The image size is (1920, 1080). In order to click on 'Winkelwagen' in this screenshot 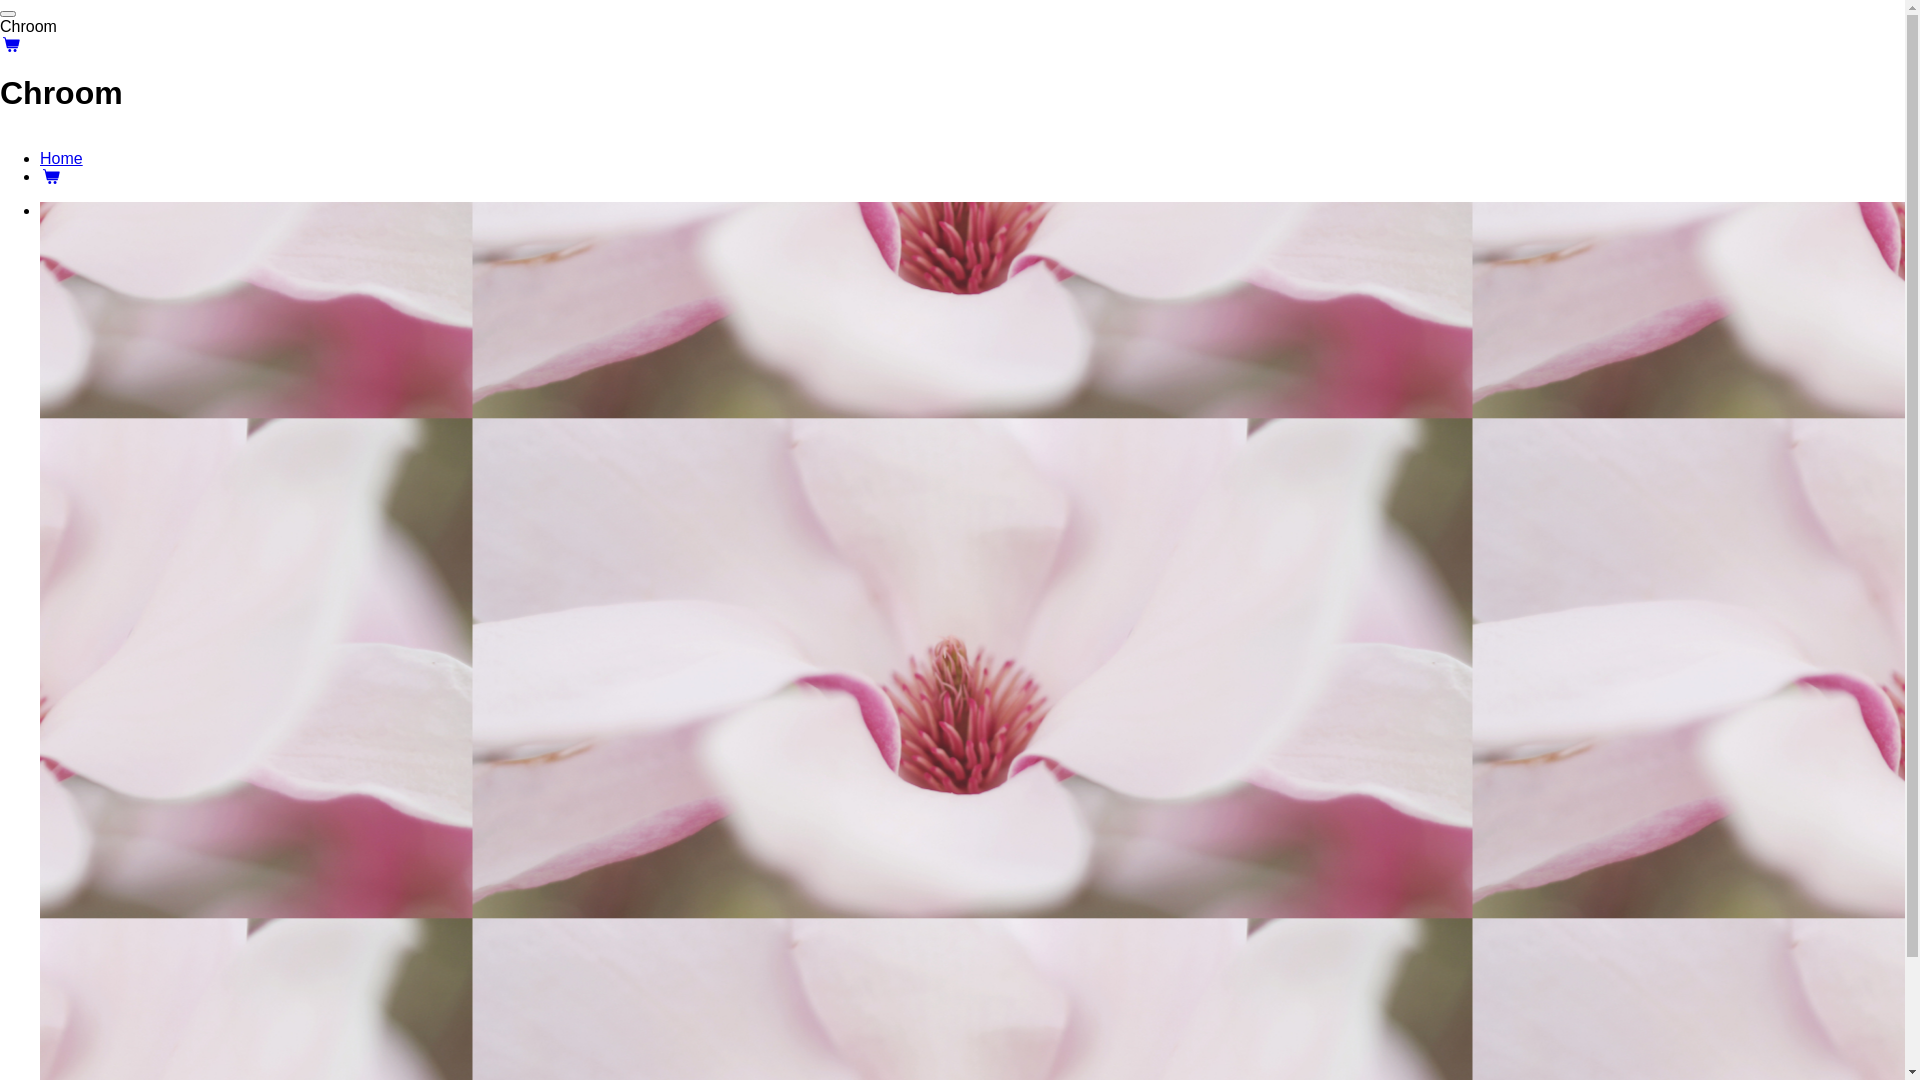, I will do `click(39, 175)`.